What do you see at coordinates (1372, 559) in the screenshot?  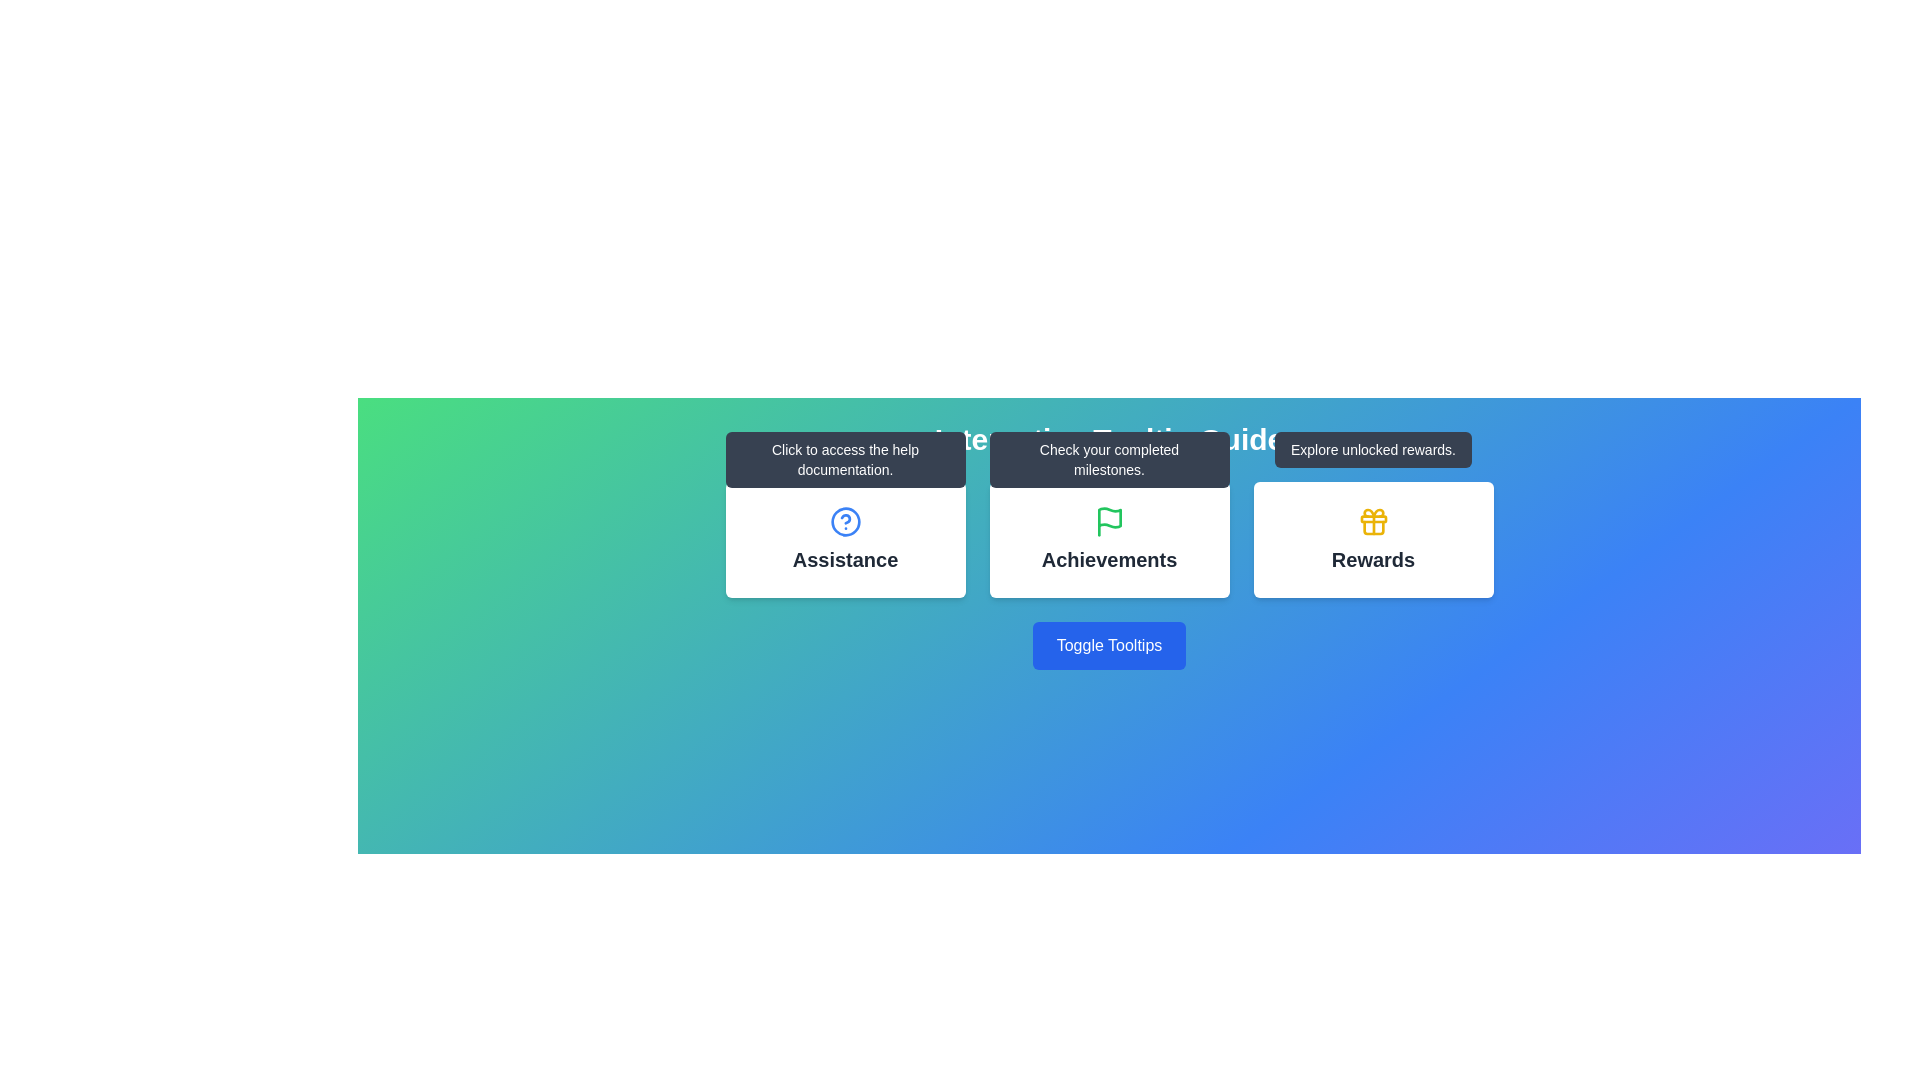 I see `the 'Rewards' text label styled in bold, deep gray font` at bounding box center [1372, 559].